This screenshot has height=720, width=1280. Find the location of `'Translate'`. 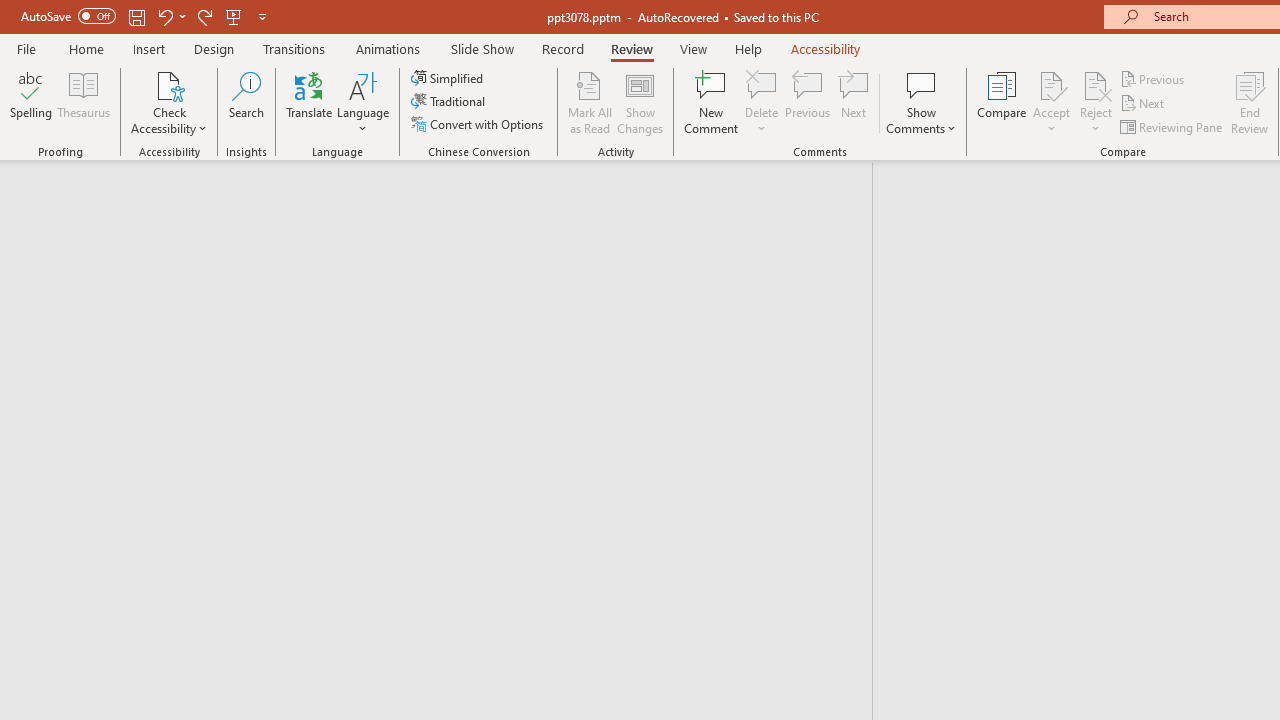

'Translate' is located at coordinates (308, 103).